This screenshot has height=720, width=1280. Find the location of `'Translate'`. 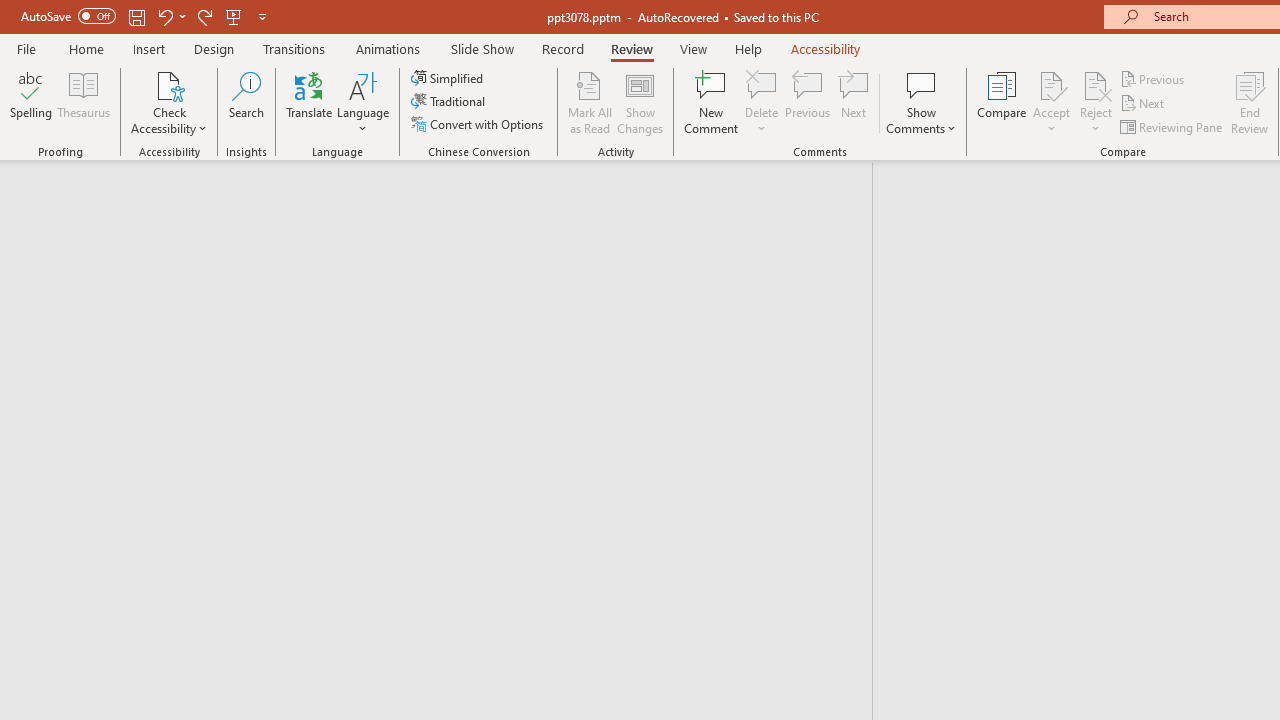

'Translate' is located at coordinates (308, 103).